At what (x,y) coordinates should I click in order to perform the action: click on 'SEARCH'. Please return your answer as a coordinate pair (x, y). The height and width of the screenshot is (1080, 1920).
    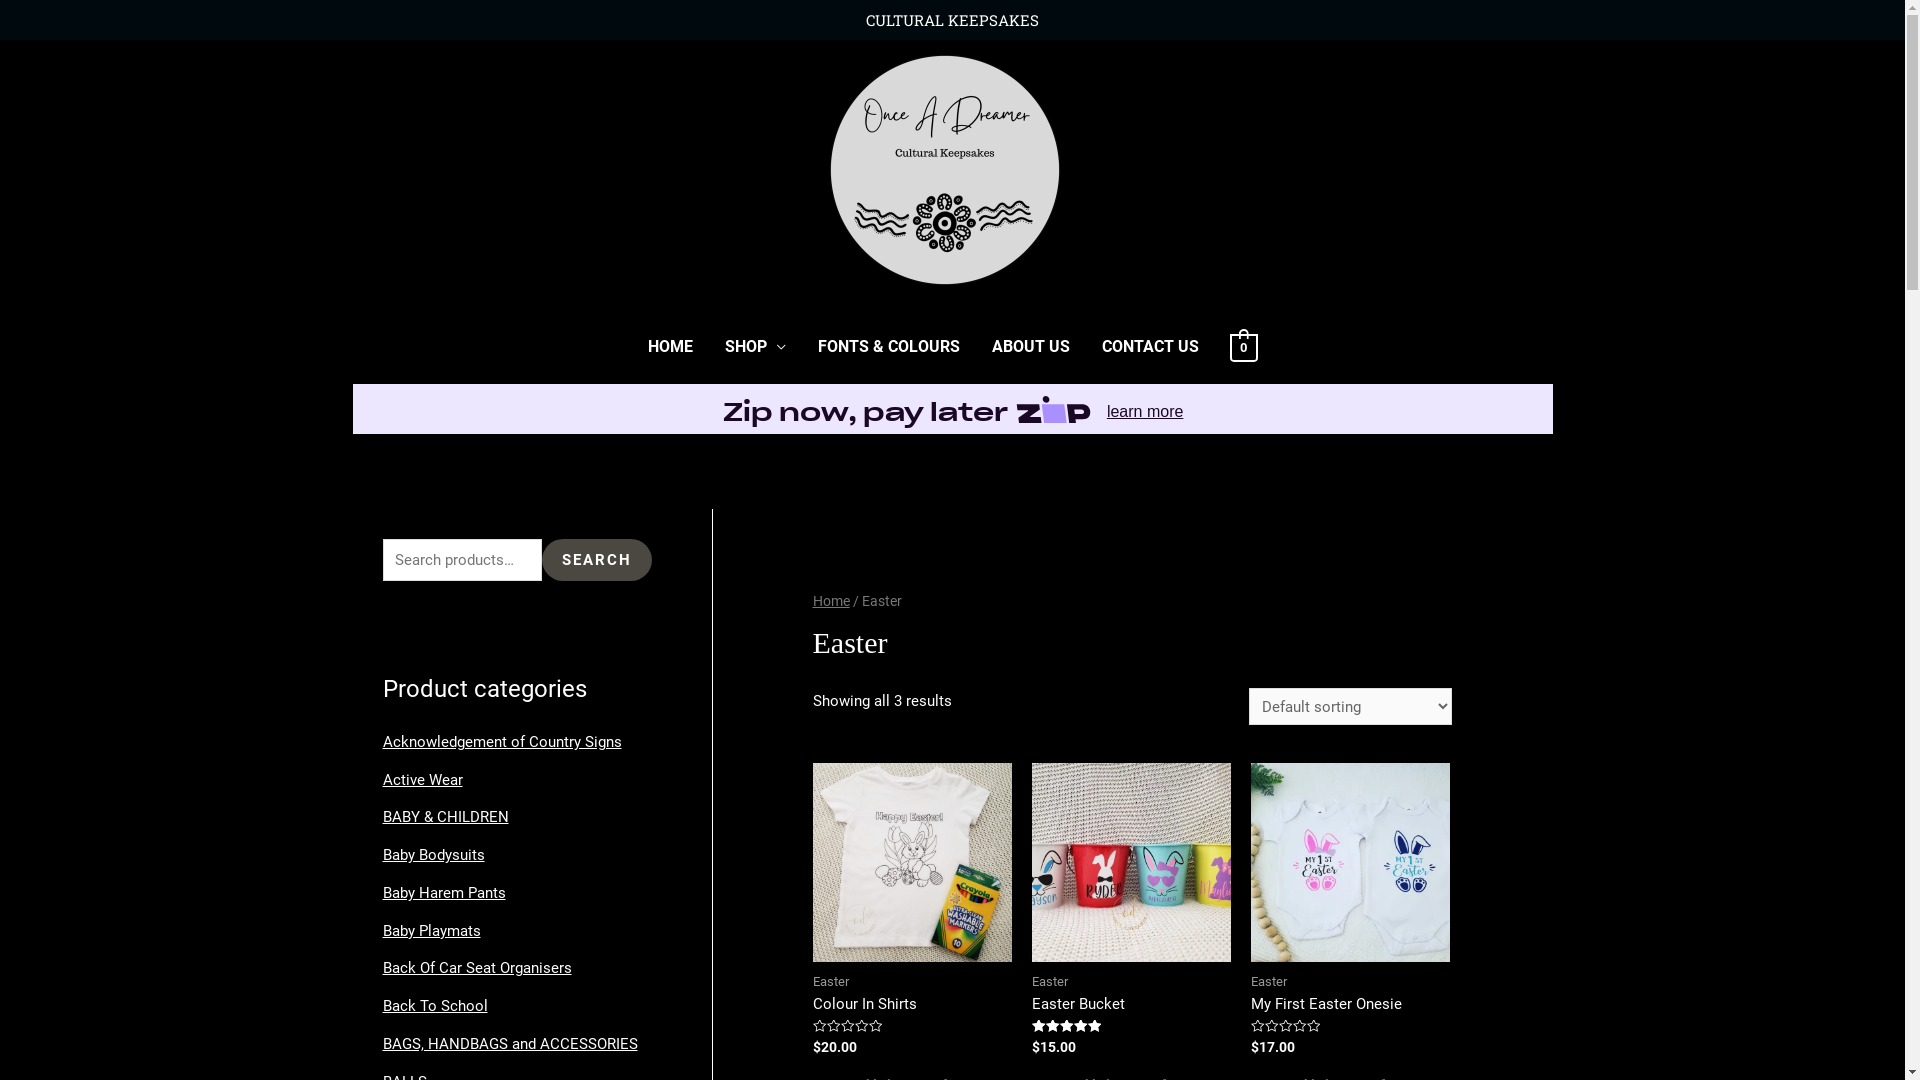
    Looking at the image, I should click on (595, 560).